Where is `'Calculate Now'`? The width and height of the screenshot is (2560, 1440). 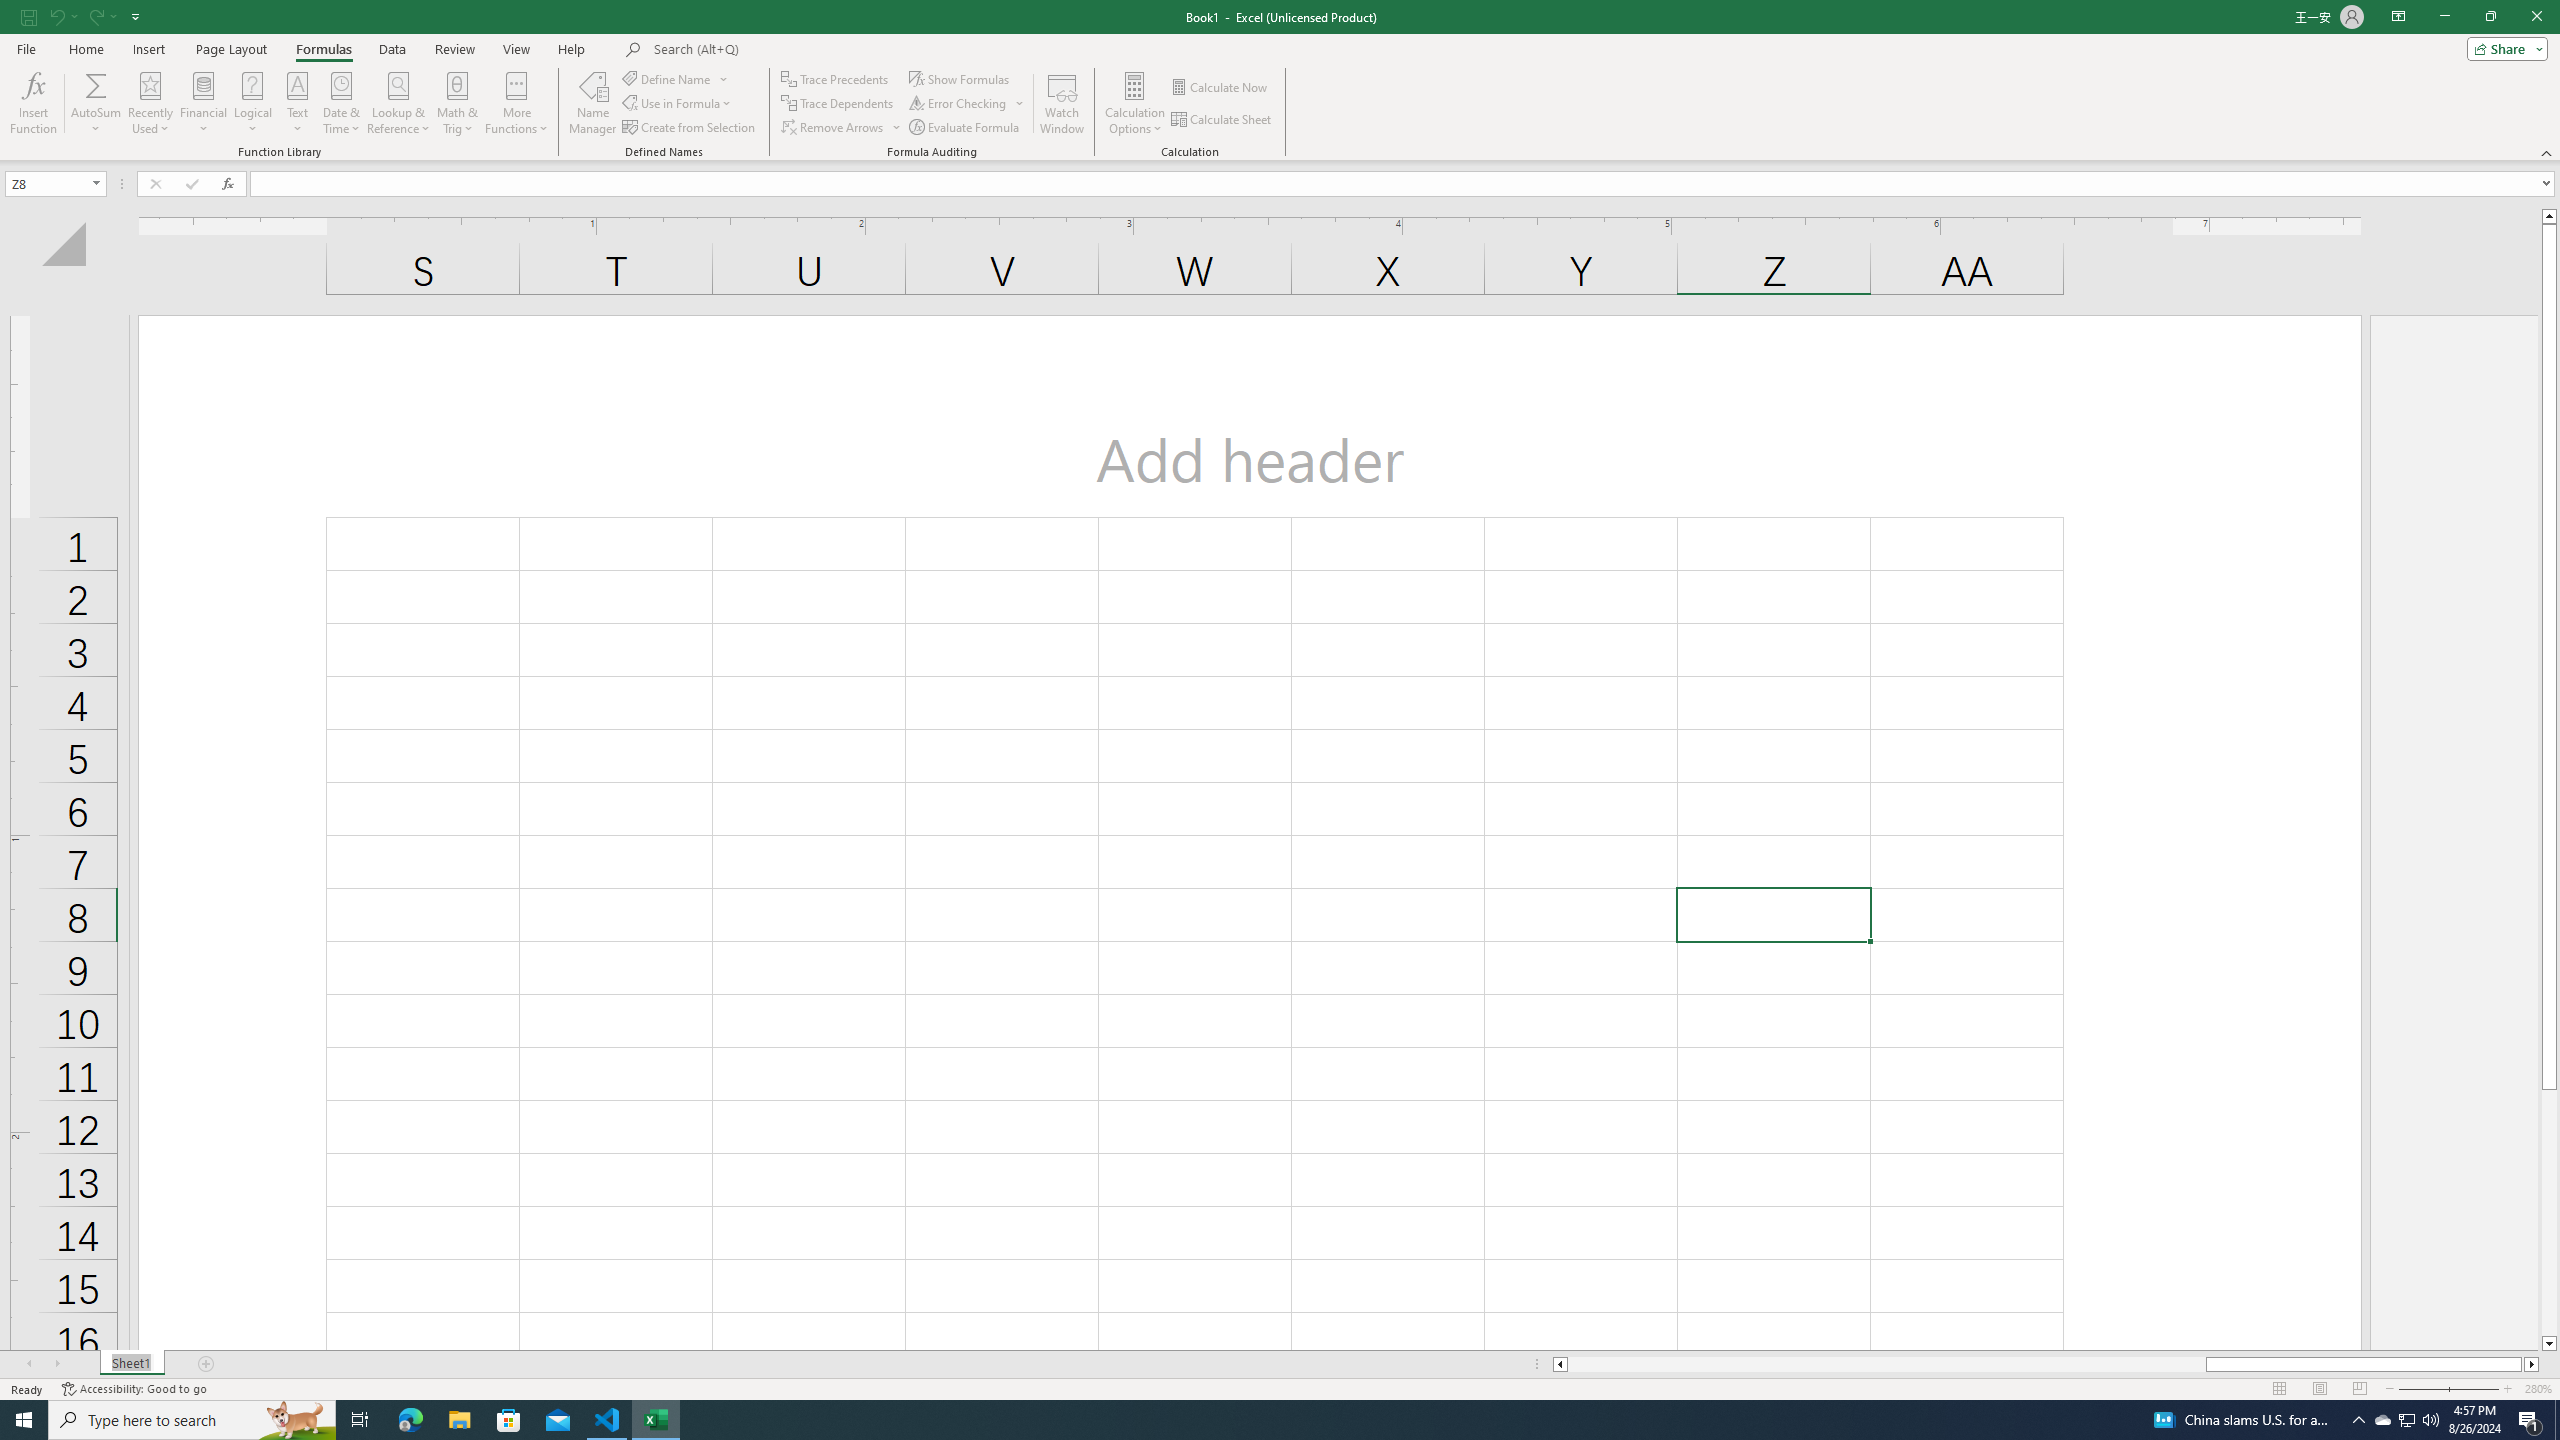
'Calculate Now' is located at coordinates (1220, 87).